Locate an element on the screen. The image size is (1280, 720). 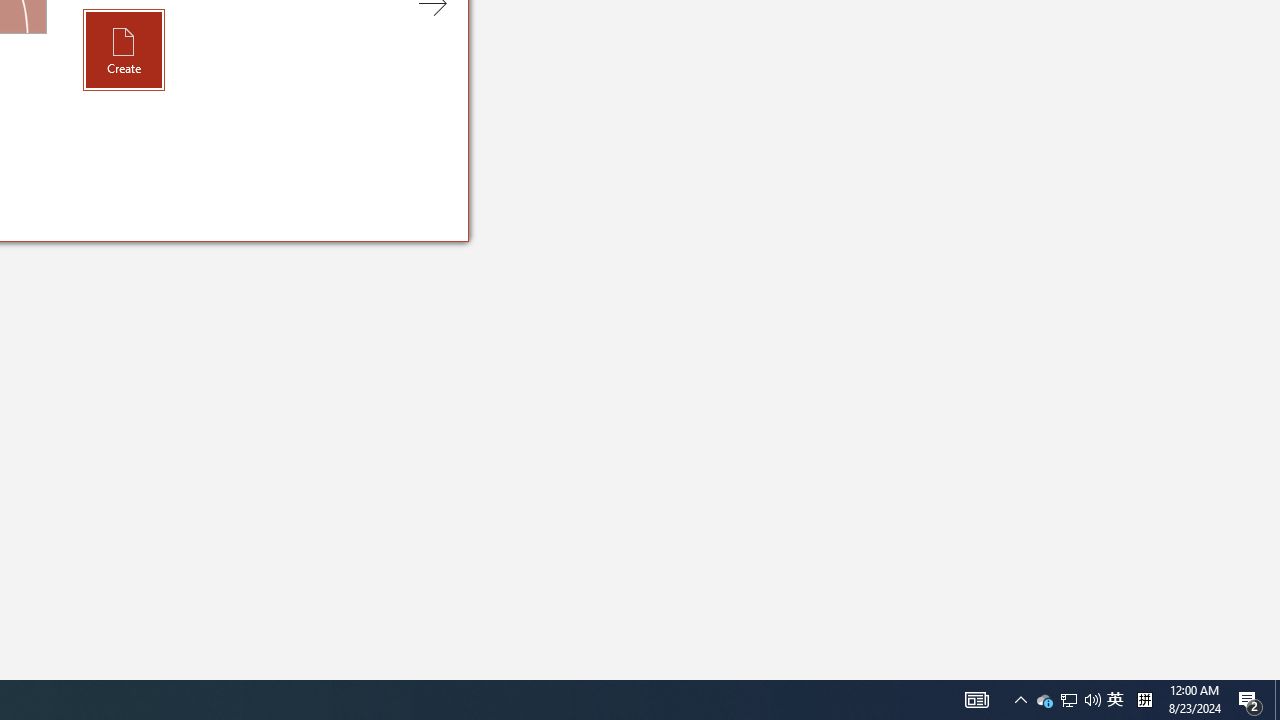
'Create' is located at coordinates (123, 48).